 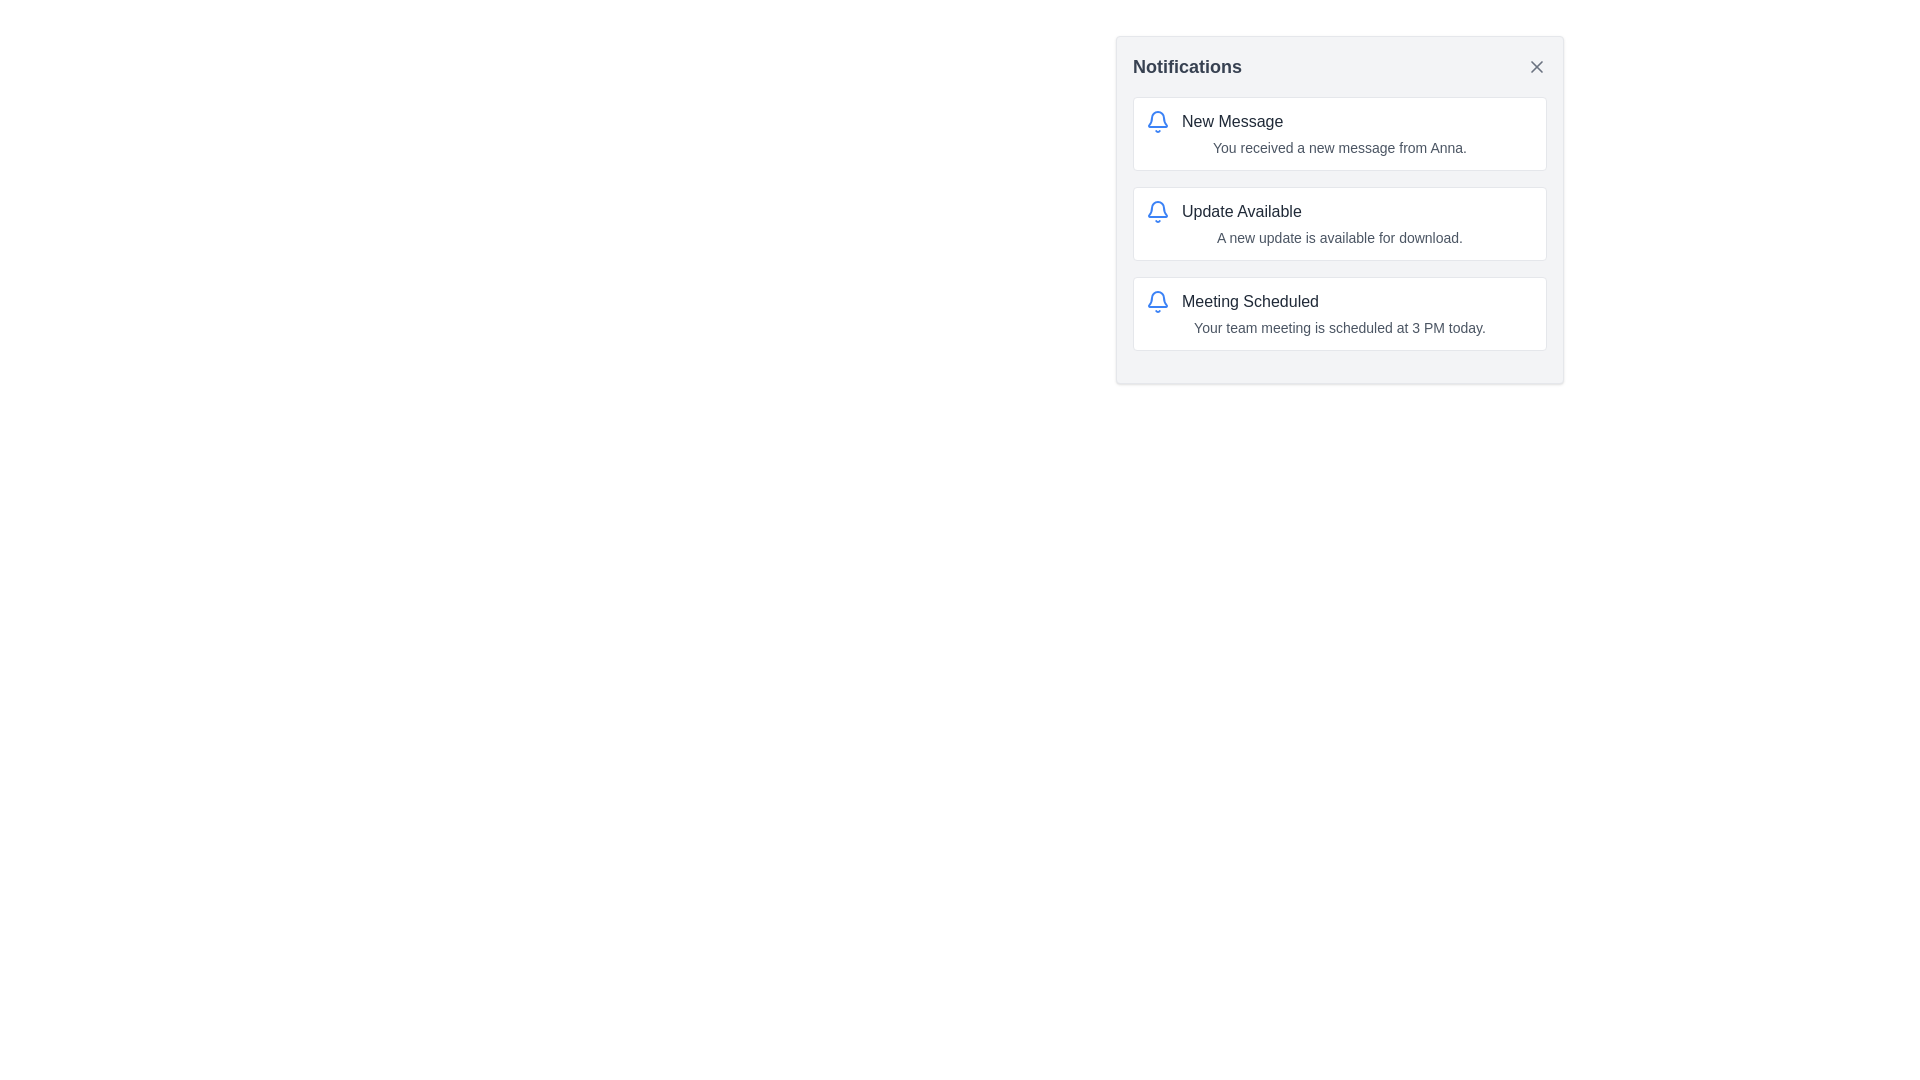 What do you see at coordinates (1157, 212) in the screenshot?
I see `the bell icon located at the start of the second notification item in the notification list` at bounding box center [1157, 212].